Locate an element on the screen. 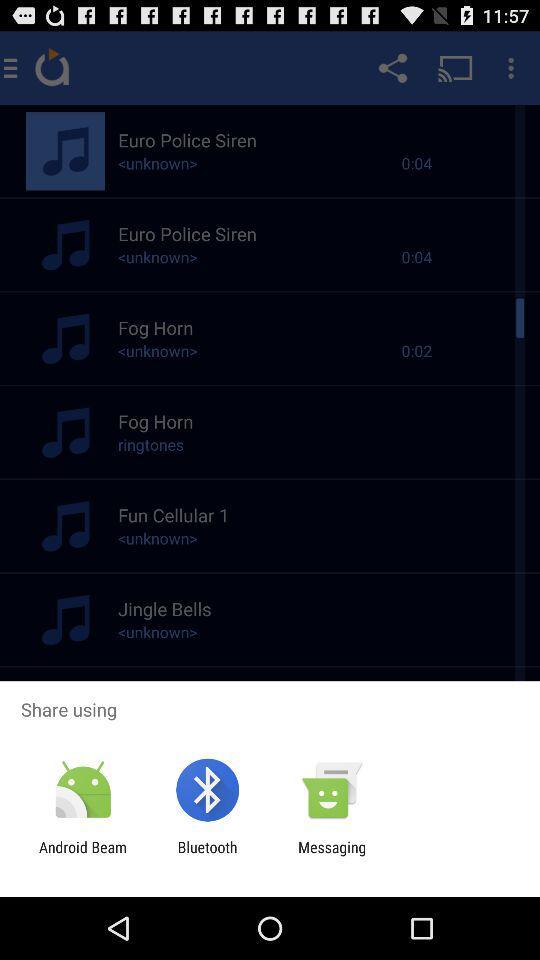 Image resolution: width=540 pixels, height=960 pixels. the item to the left of bluetooth is located at coordinates (82, 855).